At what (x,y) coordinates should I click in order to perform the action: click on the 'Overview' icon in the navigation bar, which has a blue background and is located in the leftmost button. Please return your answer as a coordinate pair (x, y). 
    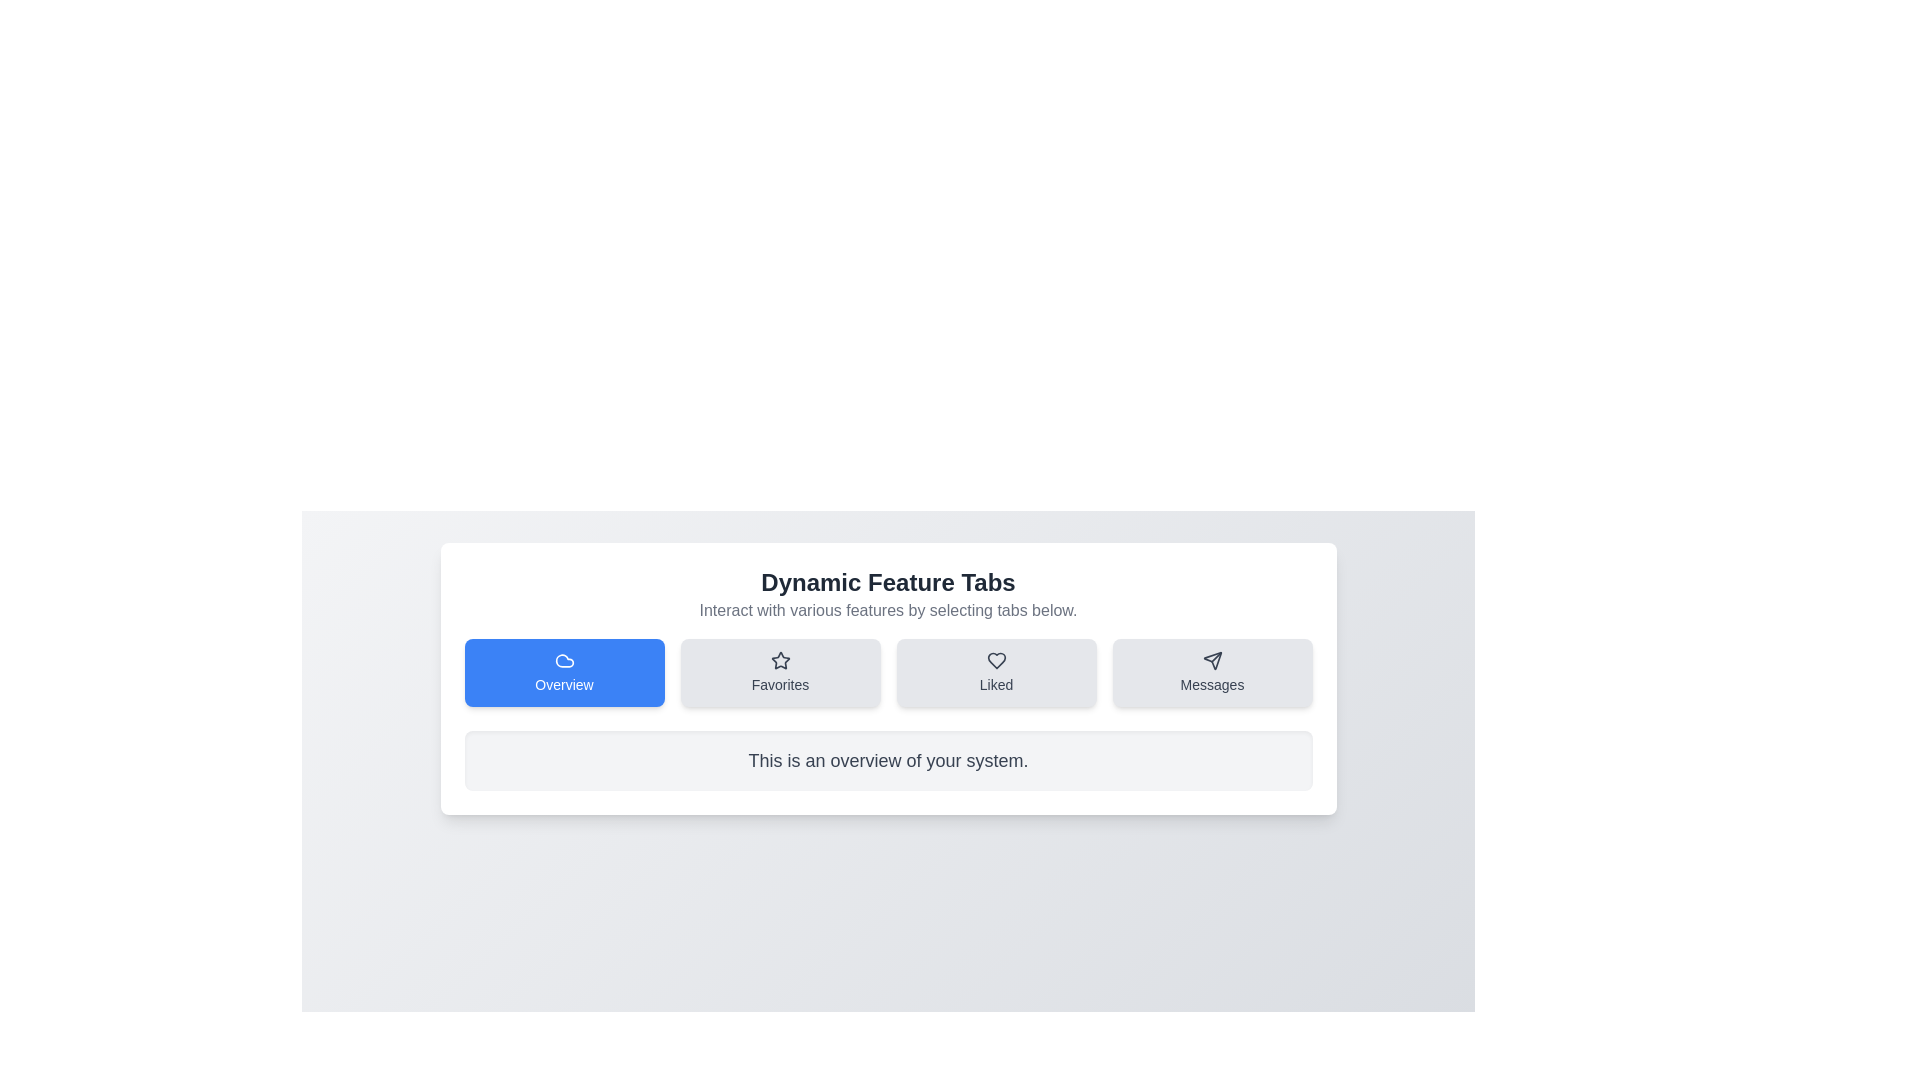
    Looking at the image, I should click on (563, 660).